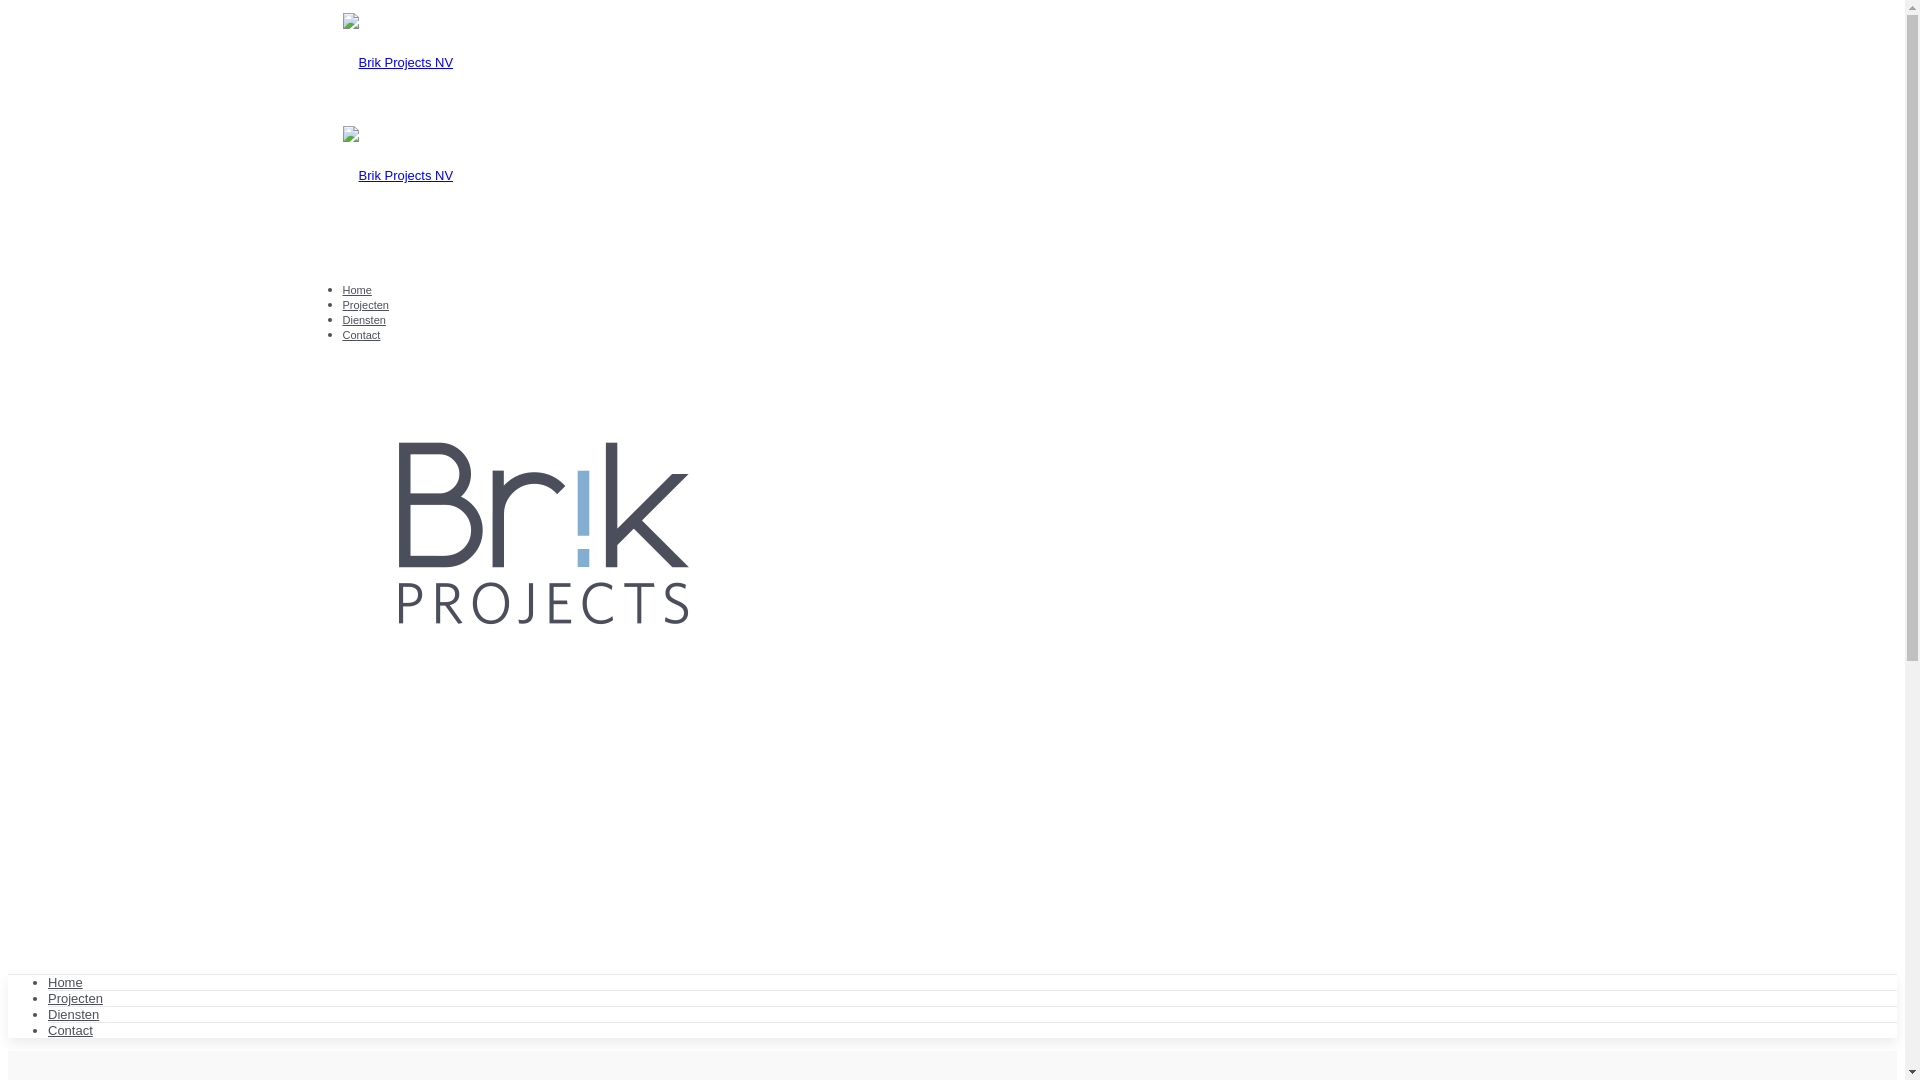 This screenshot has height=1080, width=1920. Describe the element at coordinates (70, 1030) in the screenshot. I see `'Contact'` at that location.